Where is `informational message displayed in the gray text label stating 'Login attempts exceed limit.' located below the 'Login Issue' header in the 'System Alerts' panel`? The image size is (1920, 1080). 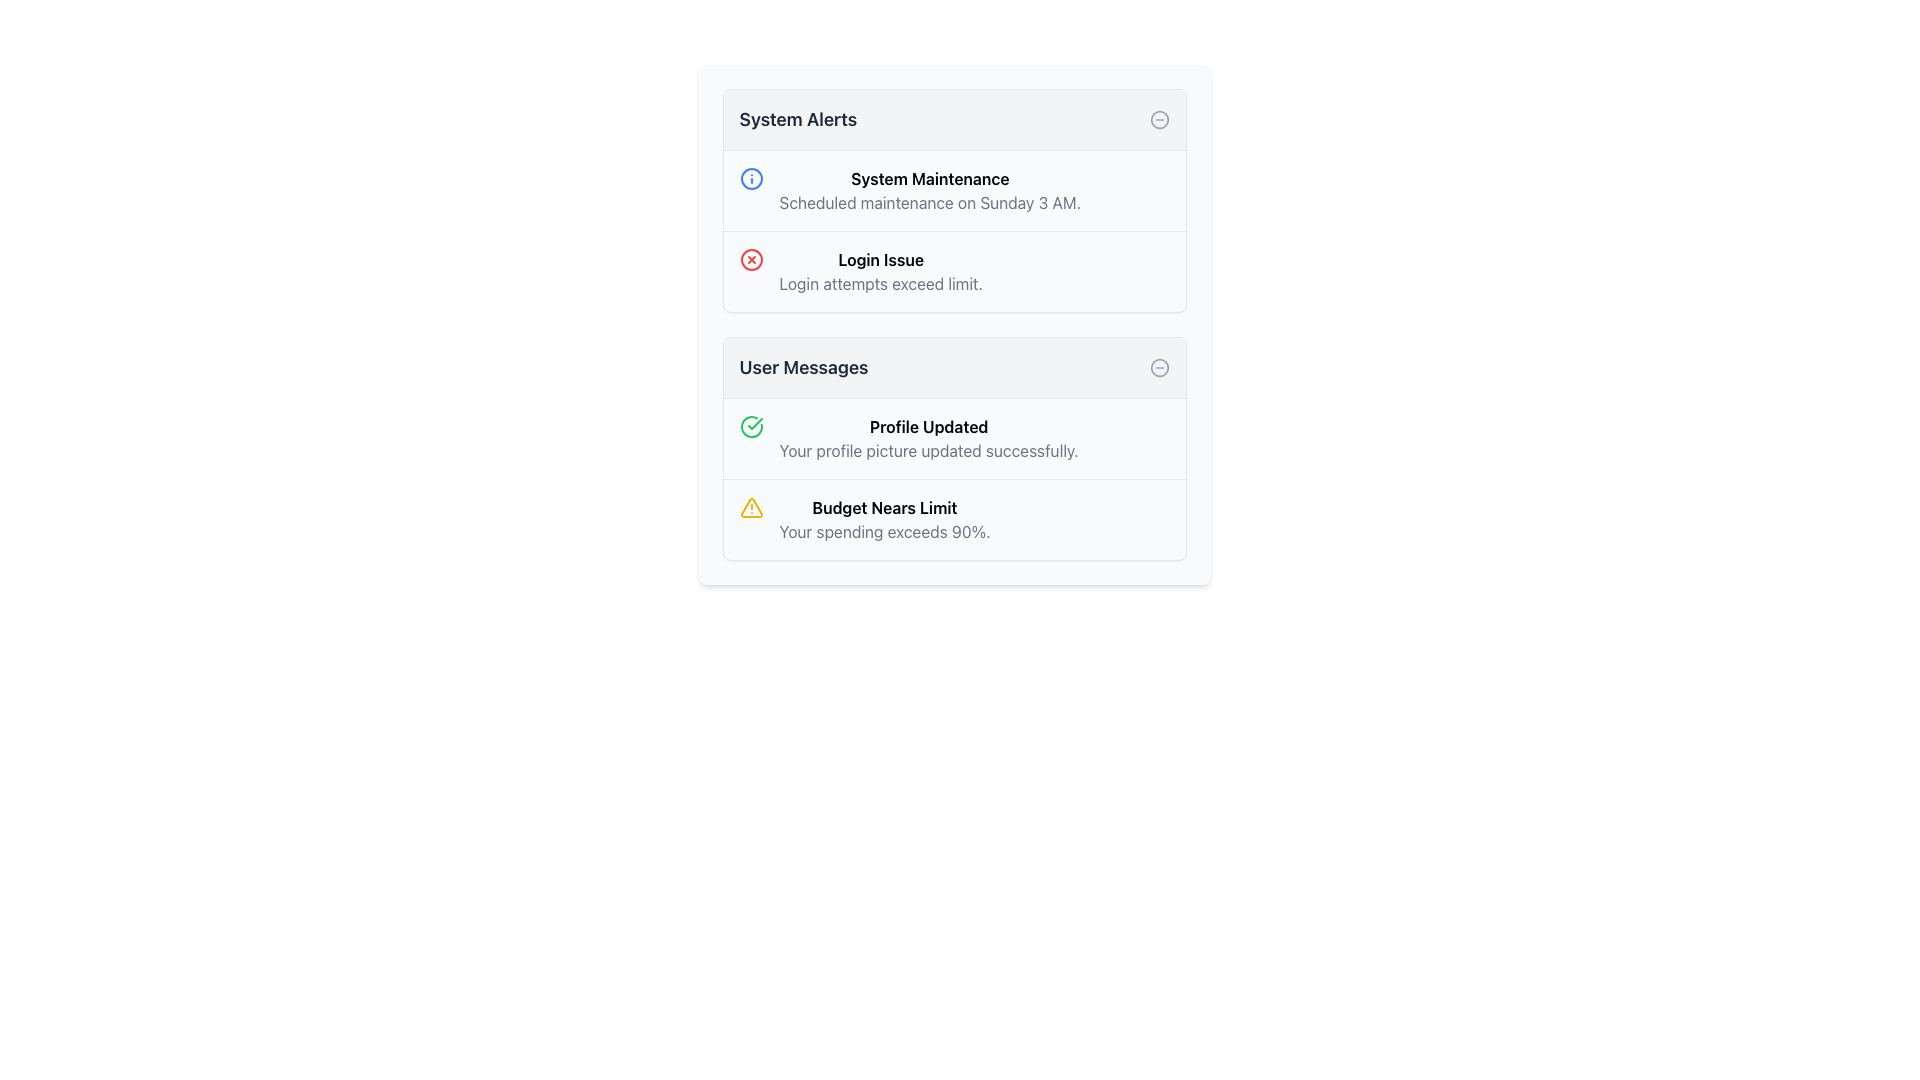
informational message displayed in the gray text label stating 'Login attempts exceed limit.' located below the 'Login Issue' header in the 'System Alerts' panel is located at coordinates (880, 284).